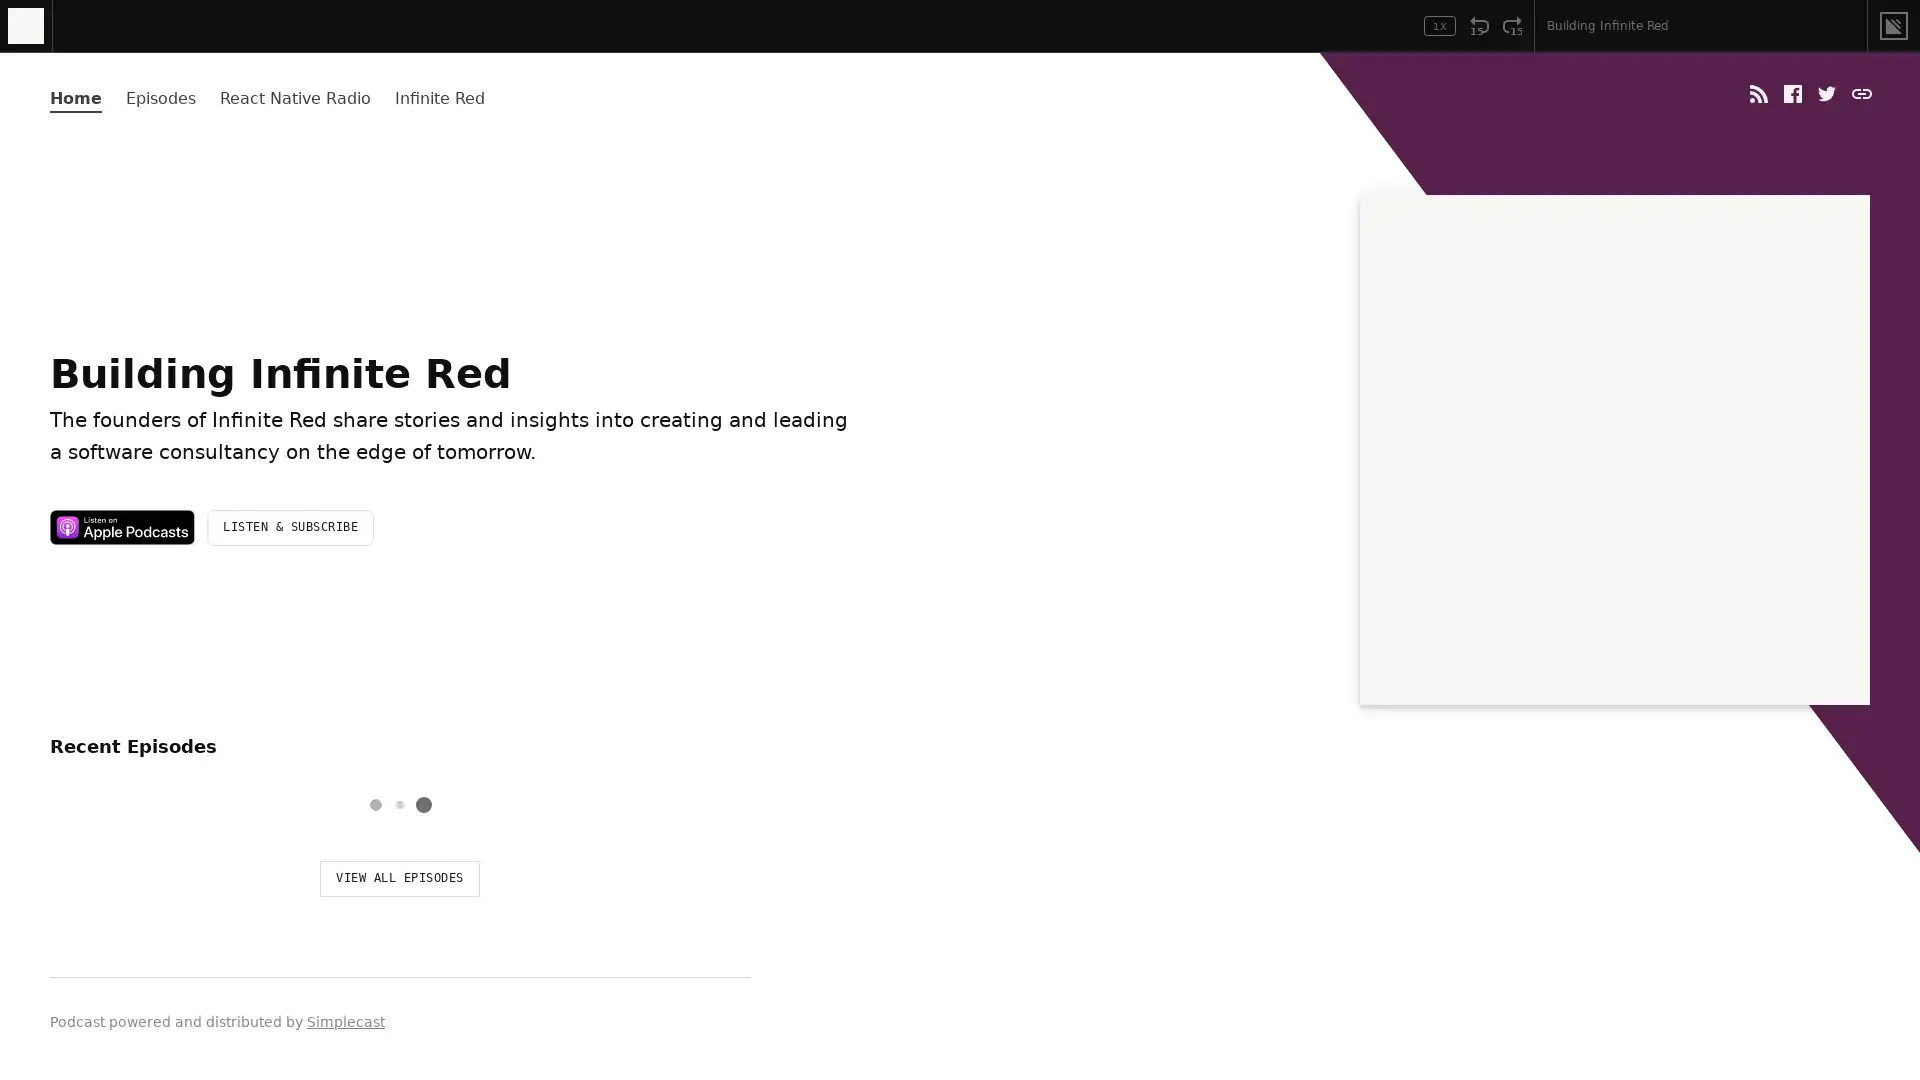 The image size is (1920, 1080). I want to click on Play, so click(73, 829).